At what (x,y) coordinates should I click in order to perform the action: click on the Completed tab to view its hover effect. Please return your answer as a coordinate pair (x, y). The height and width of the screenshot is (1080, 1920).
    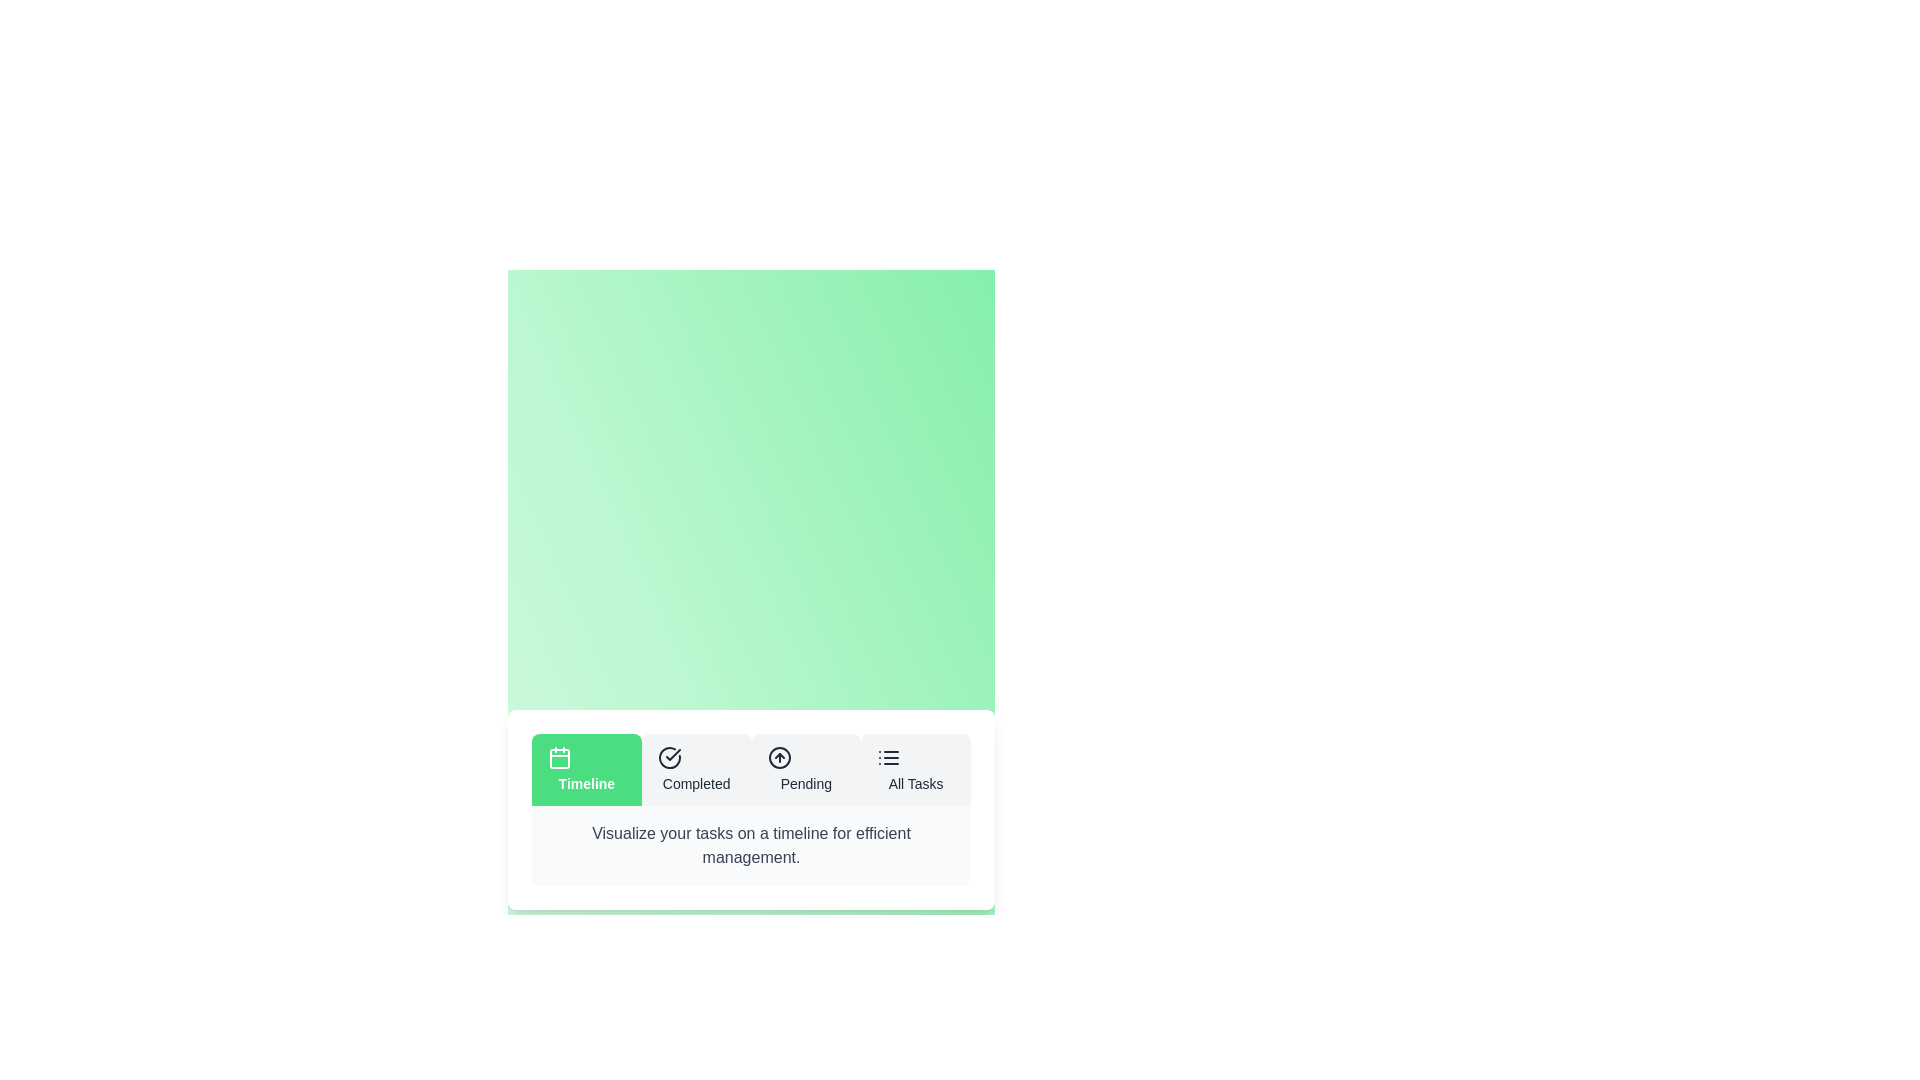
    Looking at the image, I should click on (696, 769).